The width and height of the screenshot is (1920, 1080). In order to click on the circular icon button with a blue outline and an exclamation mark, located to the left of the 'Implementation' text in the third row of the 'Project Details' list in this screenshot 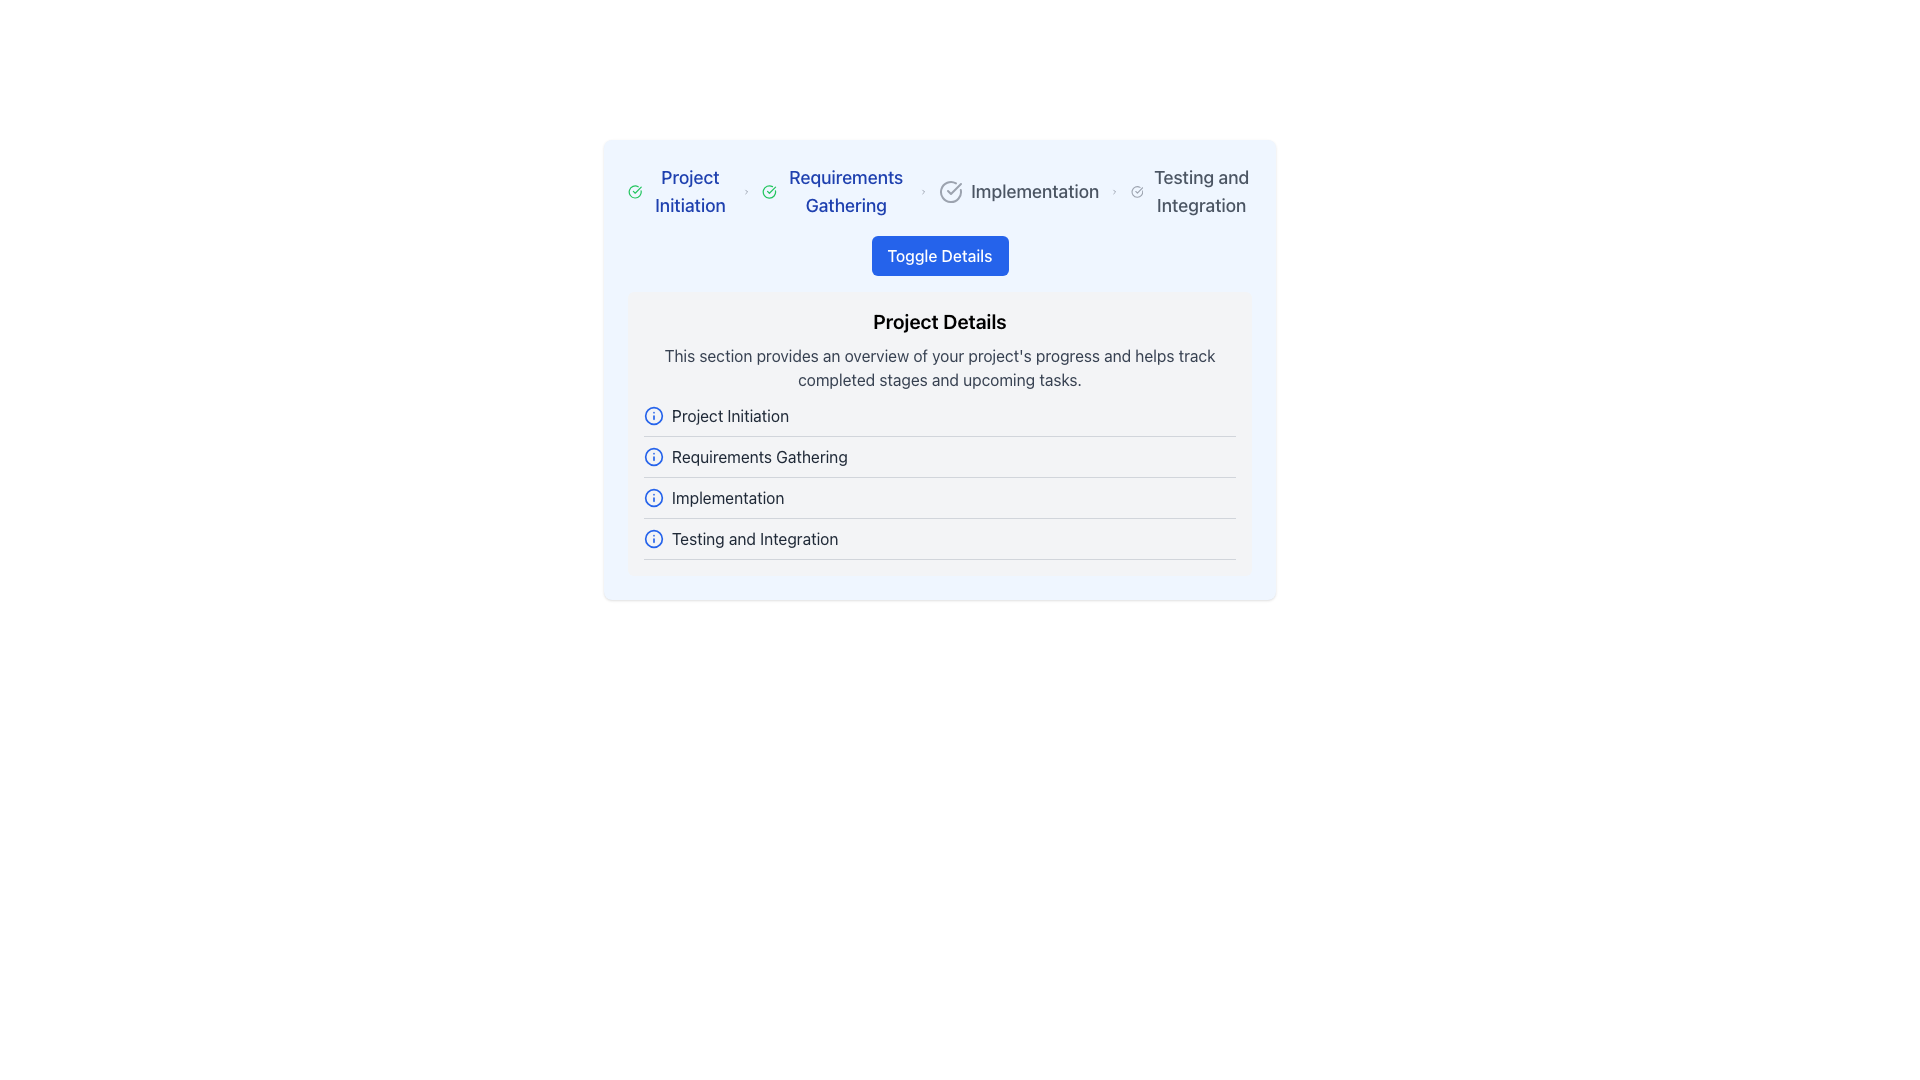, I will do `click(653, 496)`.